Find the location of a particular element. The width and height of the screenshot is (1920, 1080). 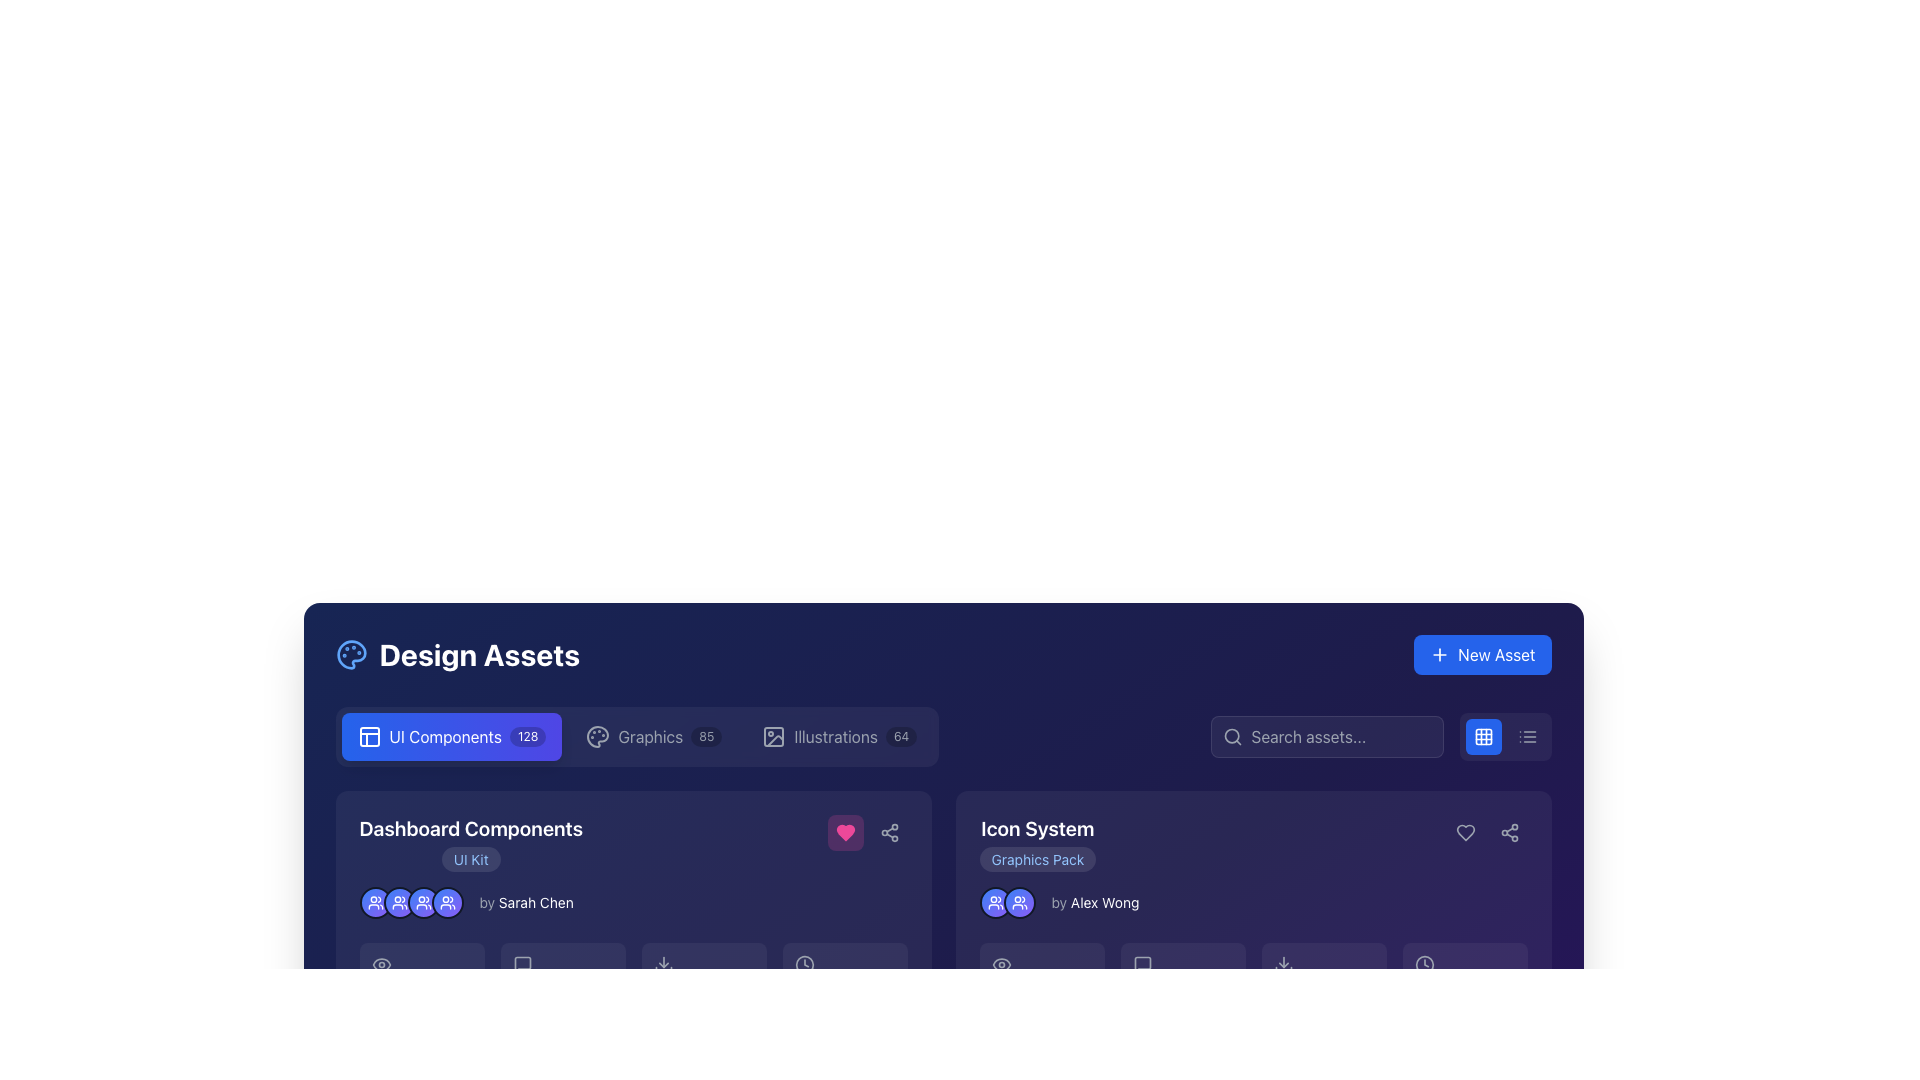

the number '128' displayed on the Badge, which is a small rounded rectangle located to the right of the 'UI Components' section header on the top navigation bar is located at coordinates (528, 736).